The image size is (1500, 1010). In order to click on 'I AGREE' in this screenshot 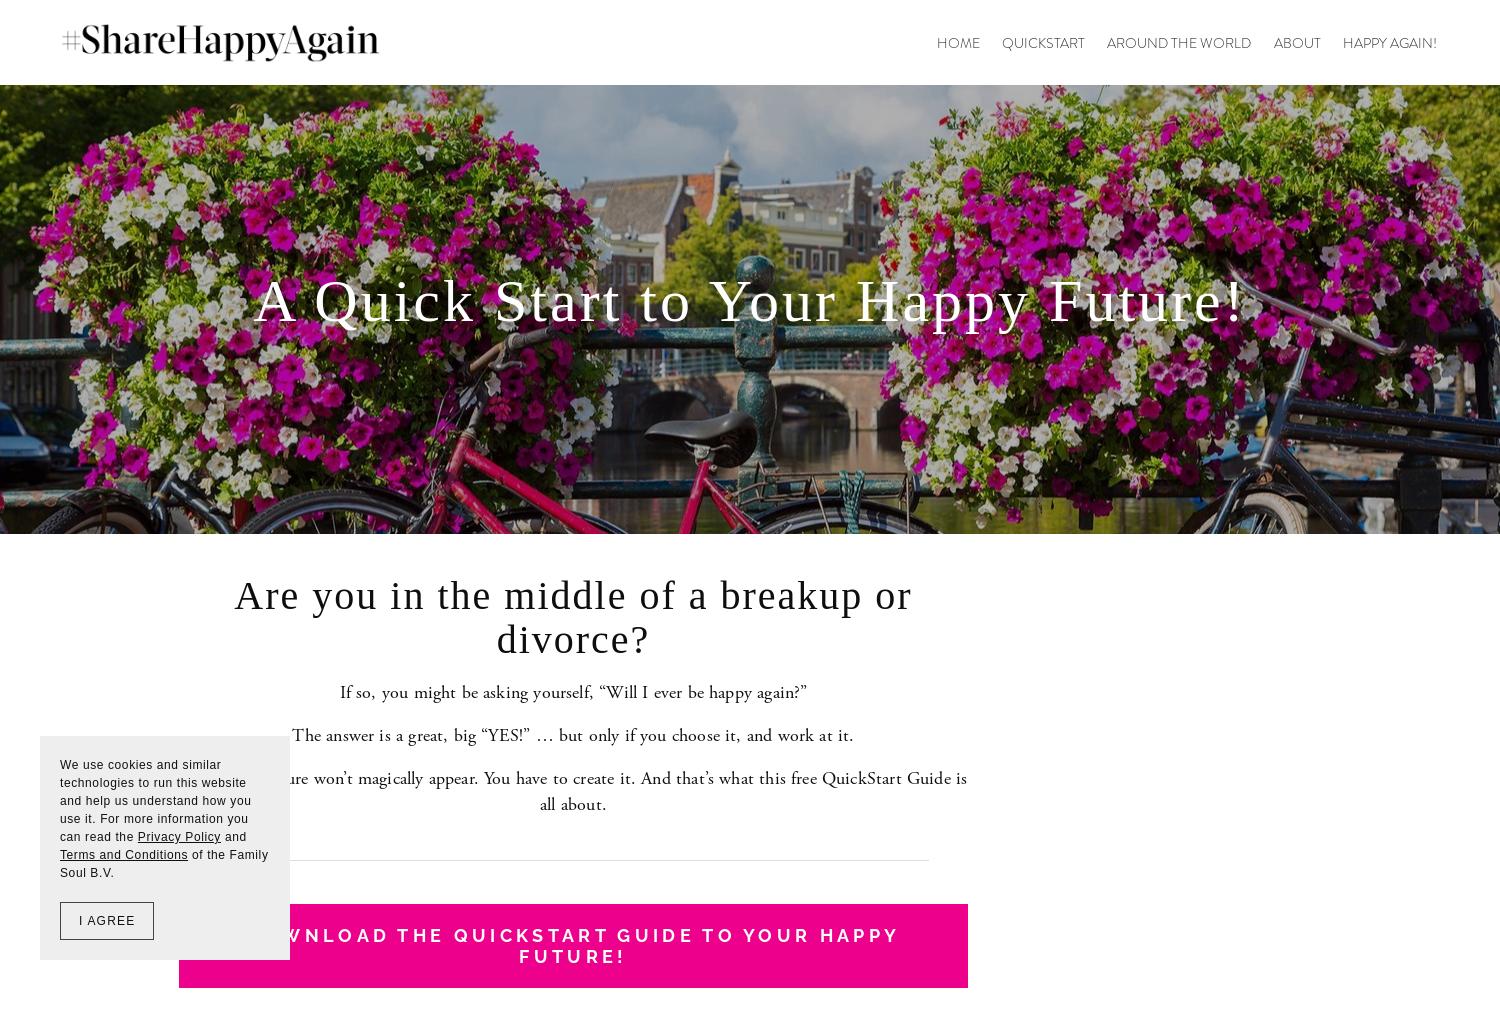, I will do `click(105, 921)`.